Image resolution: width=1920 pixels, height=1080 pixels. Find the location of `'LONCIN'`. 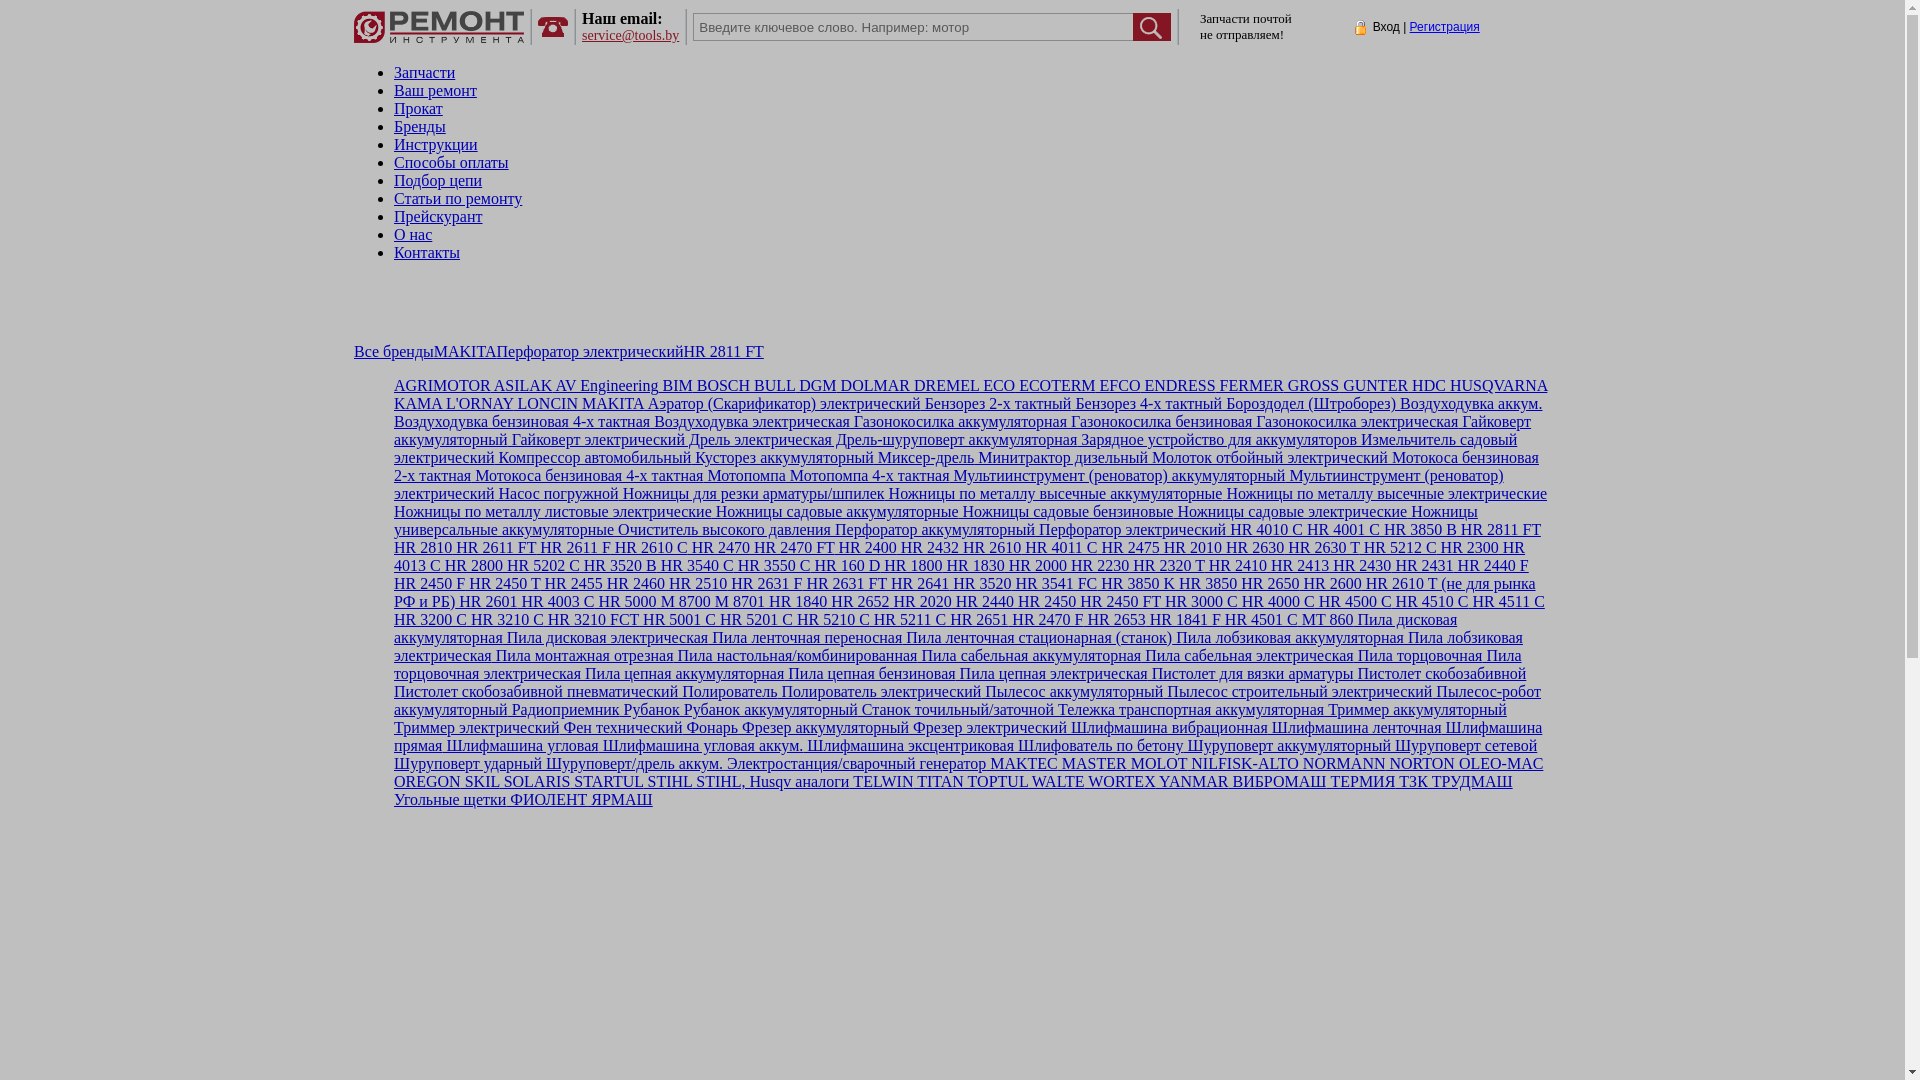

'LONCIN' is located at coordinates (546, 403).